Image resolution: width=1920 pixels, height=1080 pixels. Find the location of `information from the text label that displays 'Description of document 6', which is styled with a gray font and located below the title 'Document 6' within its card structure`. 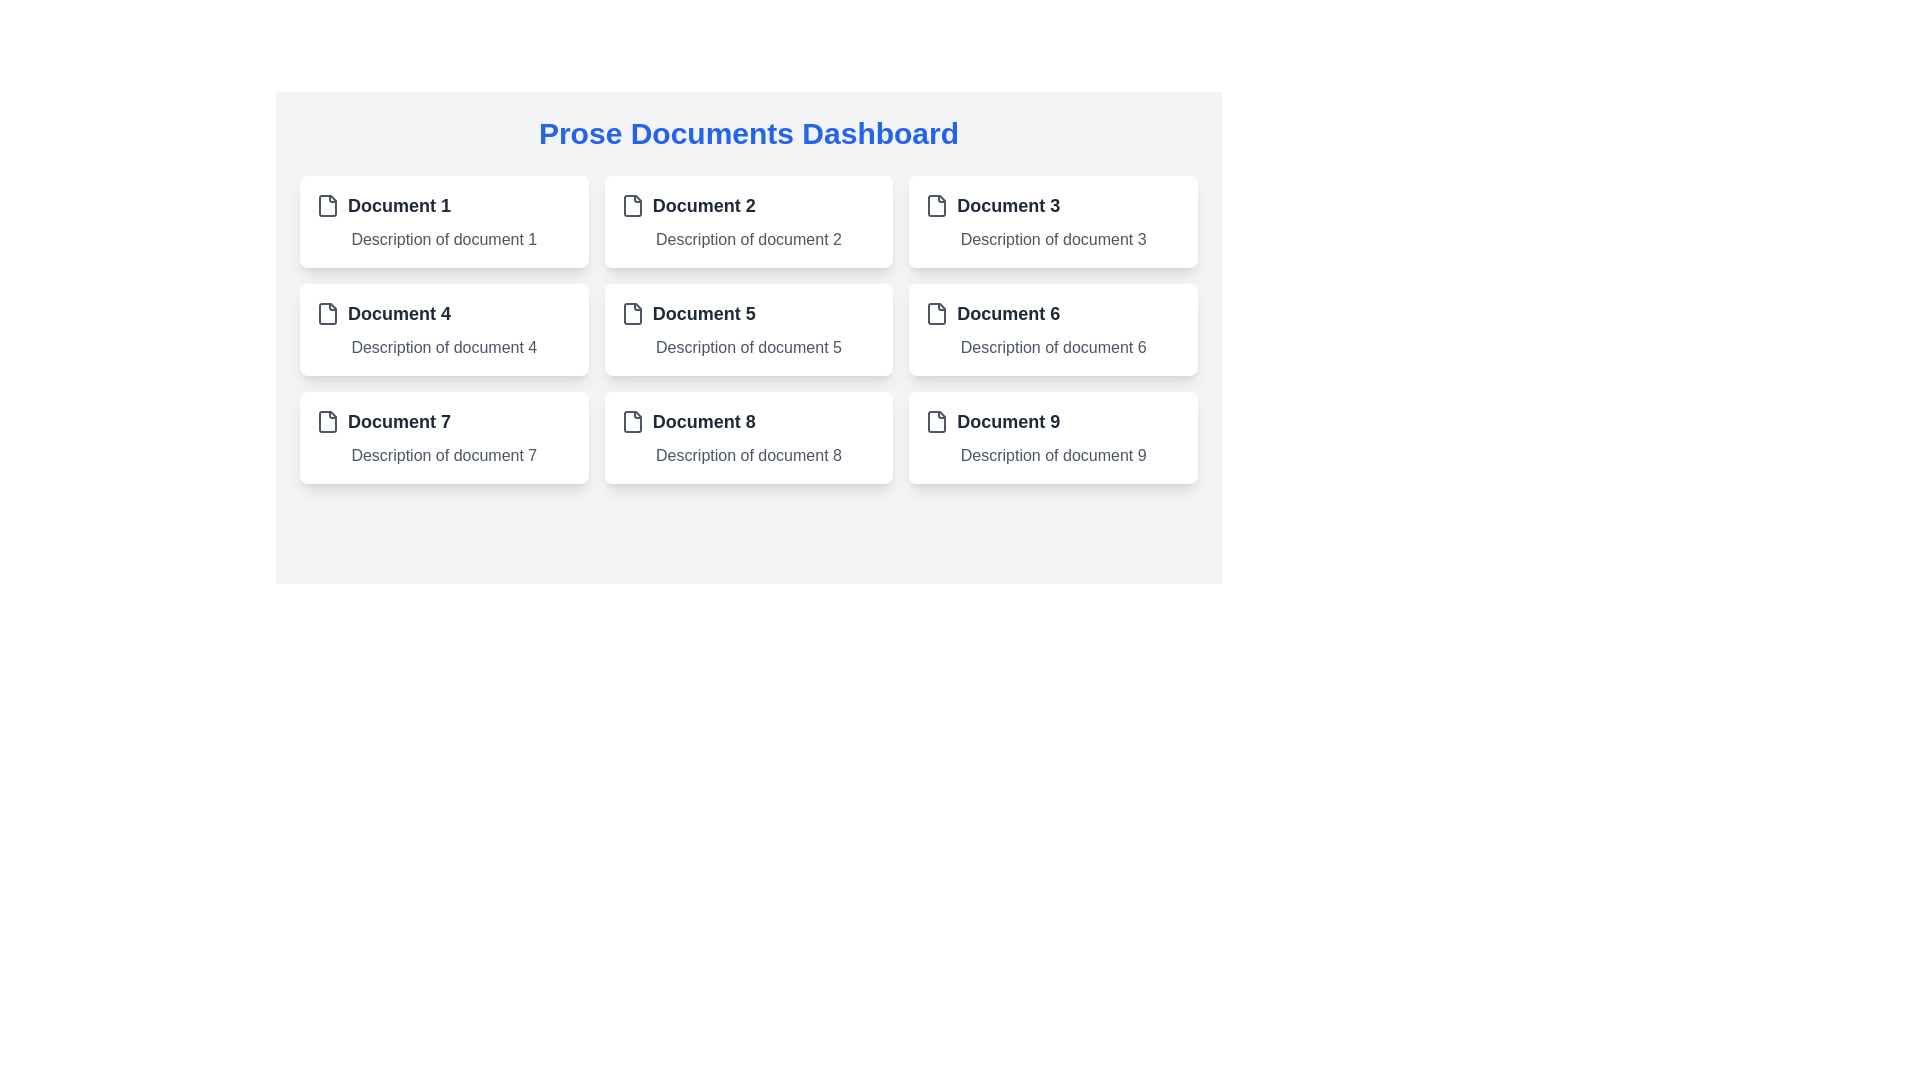

information from the text label that displays 'Description of document 6', which is styled with a gray font and located below the title 'Document 6' within its card structure is located at coordinates (1052, 346).